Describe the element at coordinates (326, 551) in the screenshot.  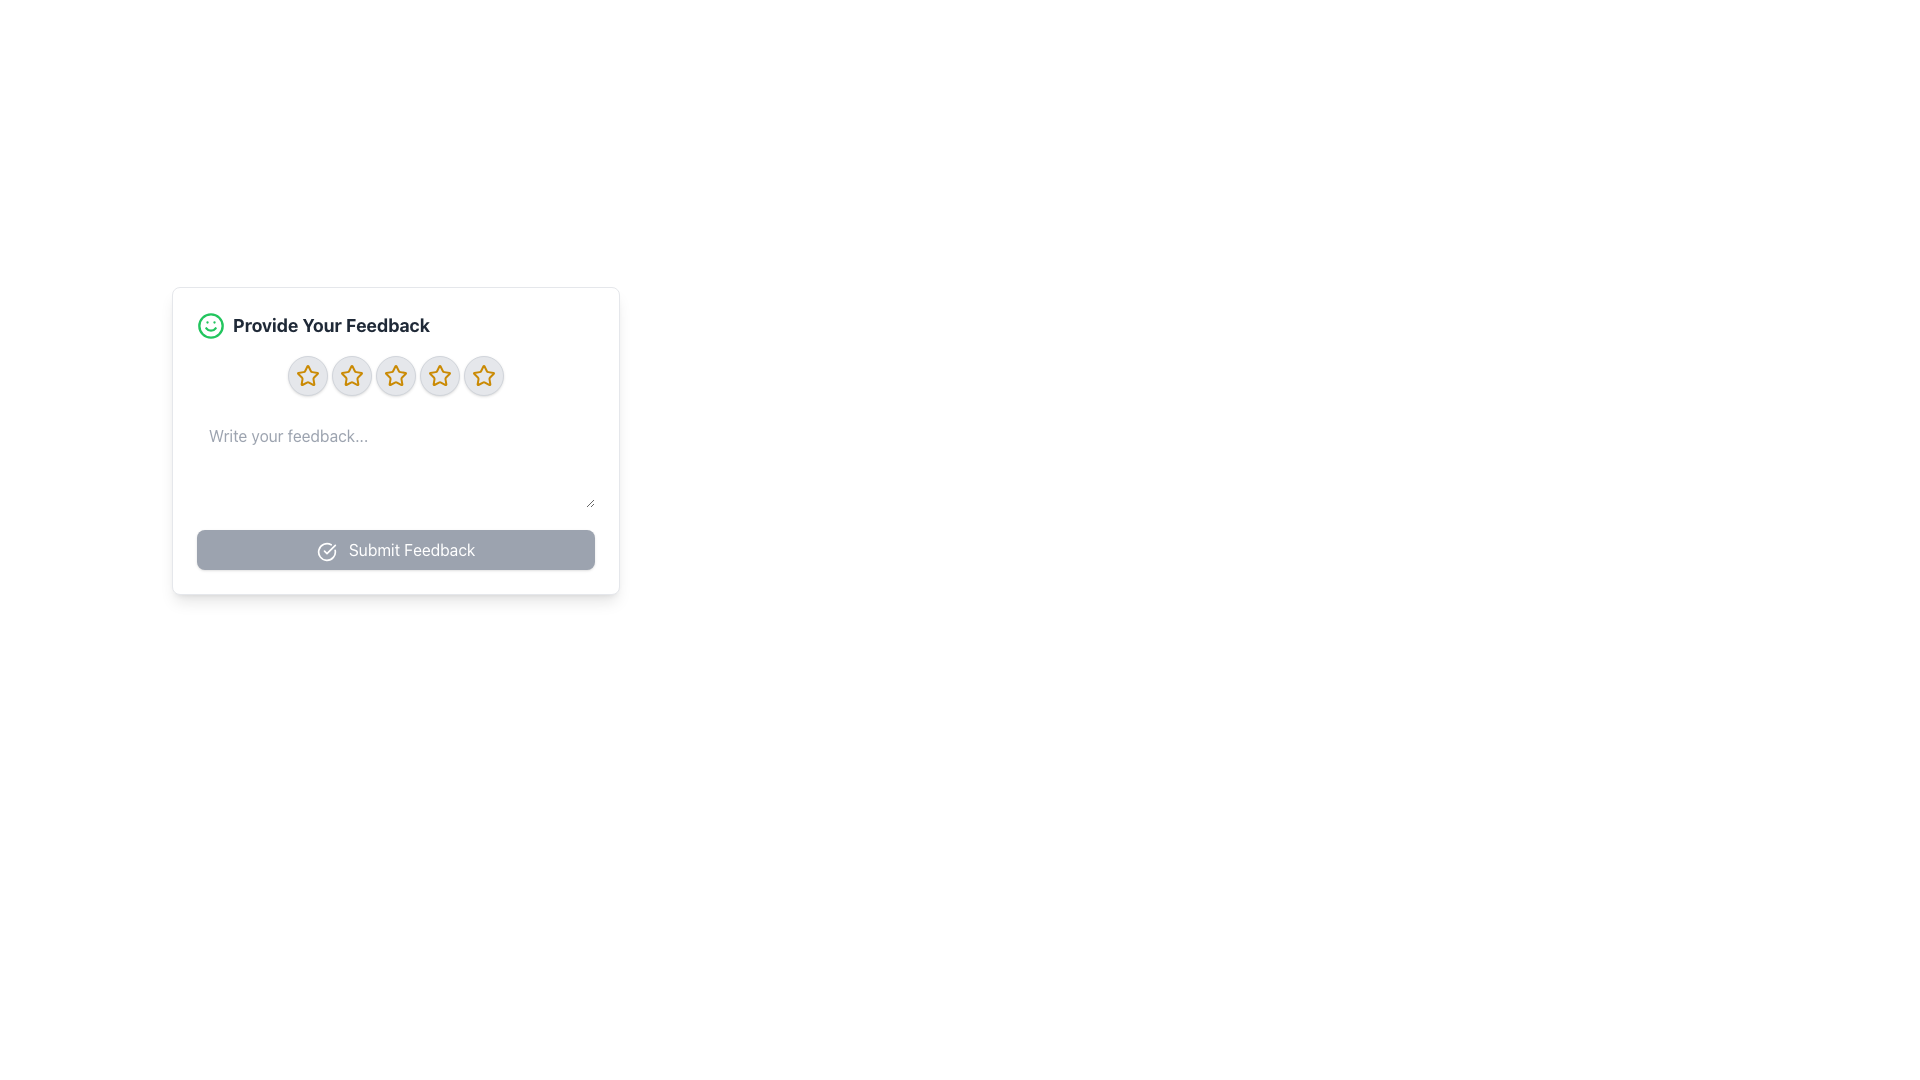
I see `the success confirmation button icon located to the far-left side of the 'Submit Feedback' button` at that location.